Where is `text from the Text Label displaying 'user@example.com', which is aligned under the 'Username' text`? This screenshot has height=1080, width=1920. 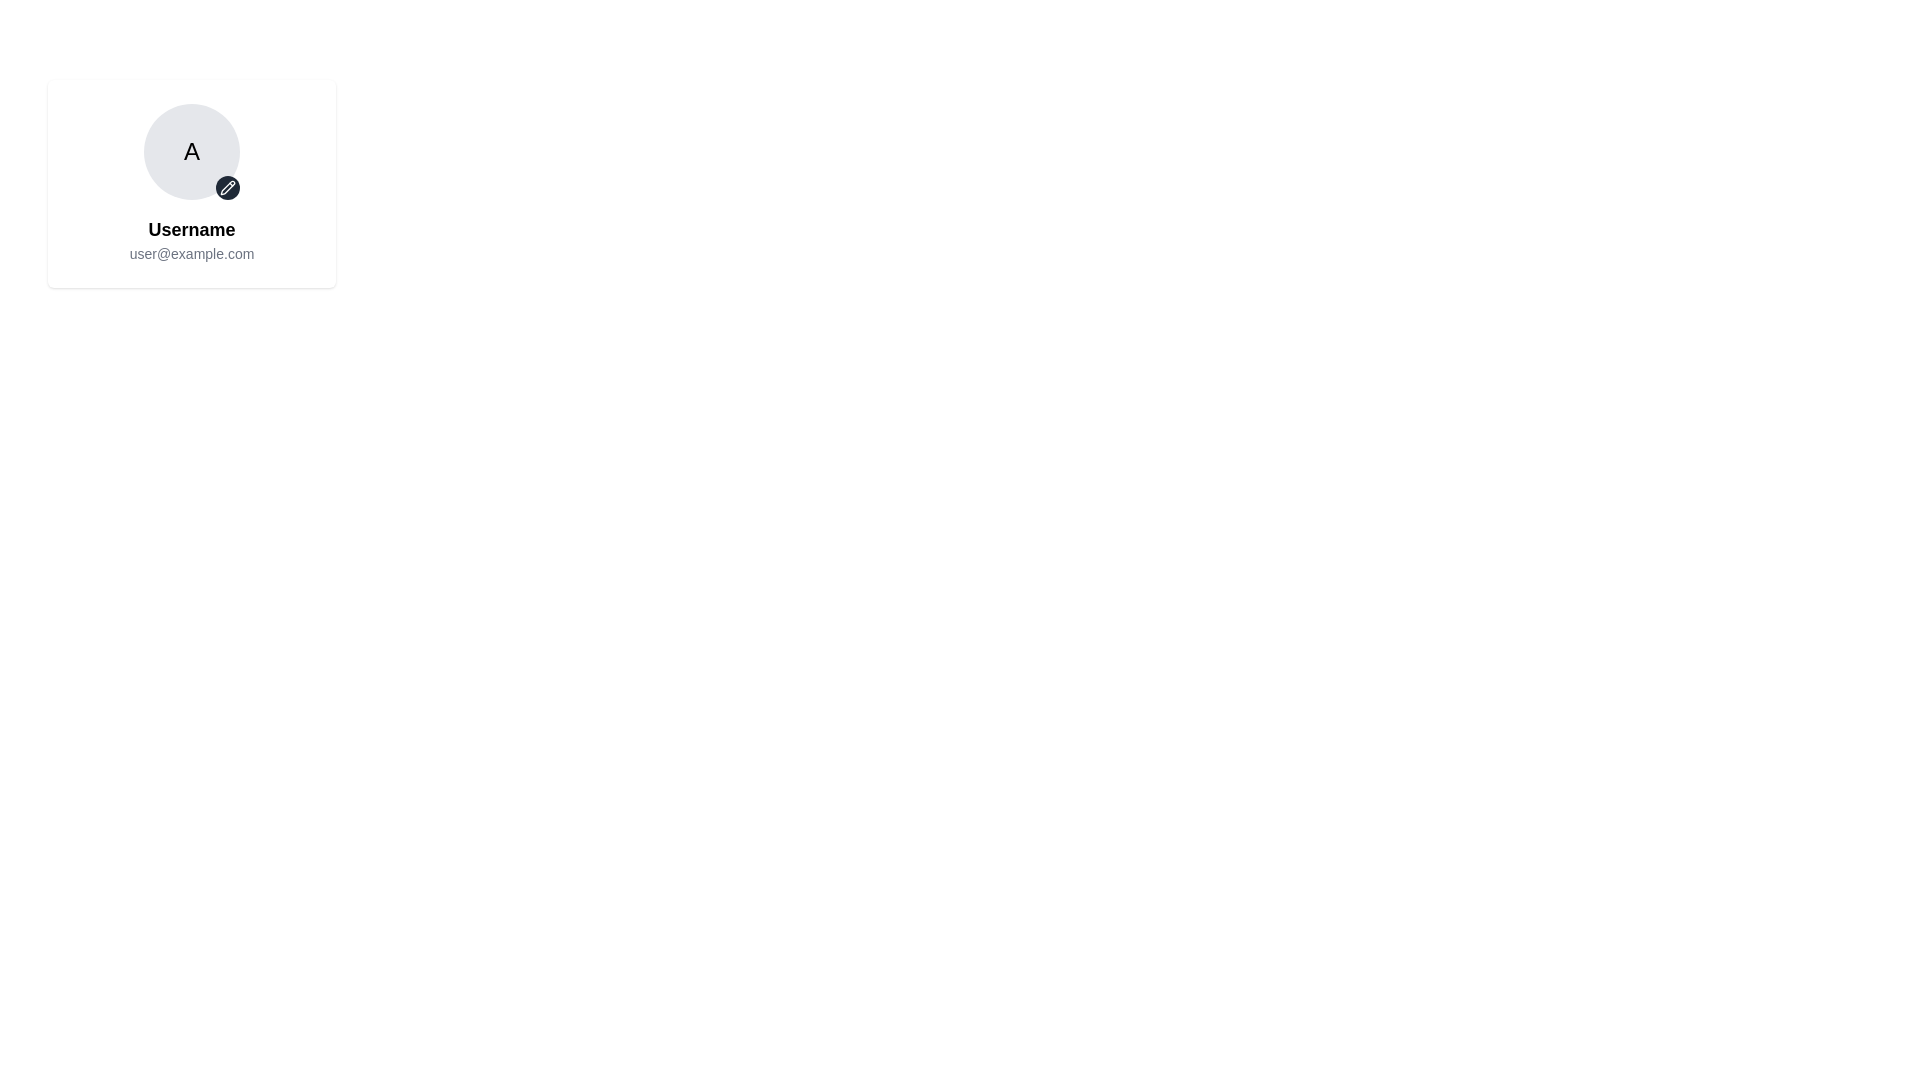 text from the Text Label displaying 'user@example.com', which is aligned under the 'Username' text is located at coordinates (192, 253).